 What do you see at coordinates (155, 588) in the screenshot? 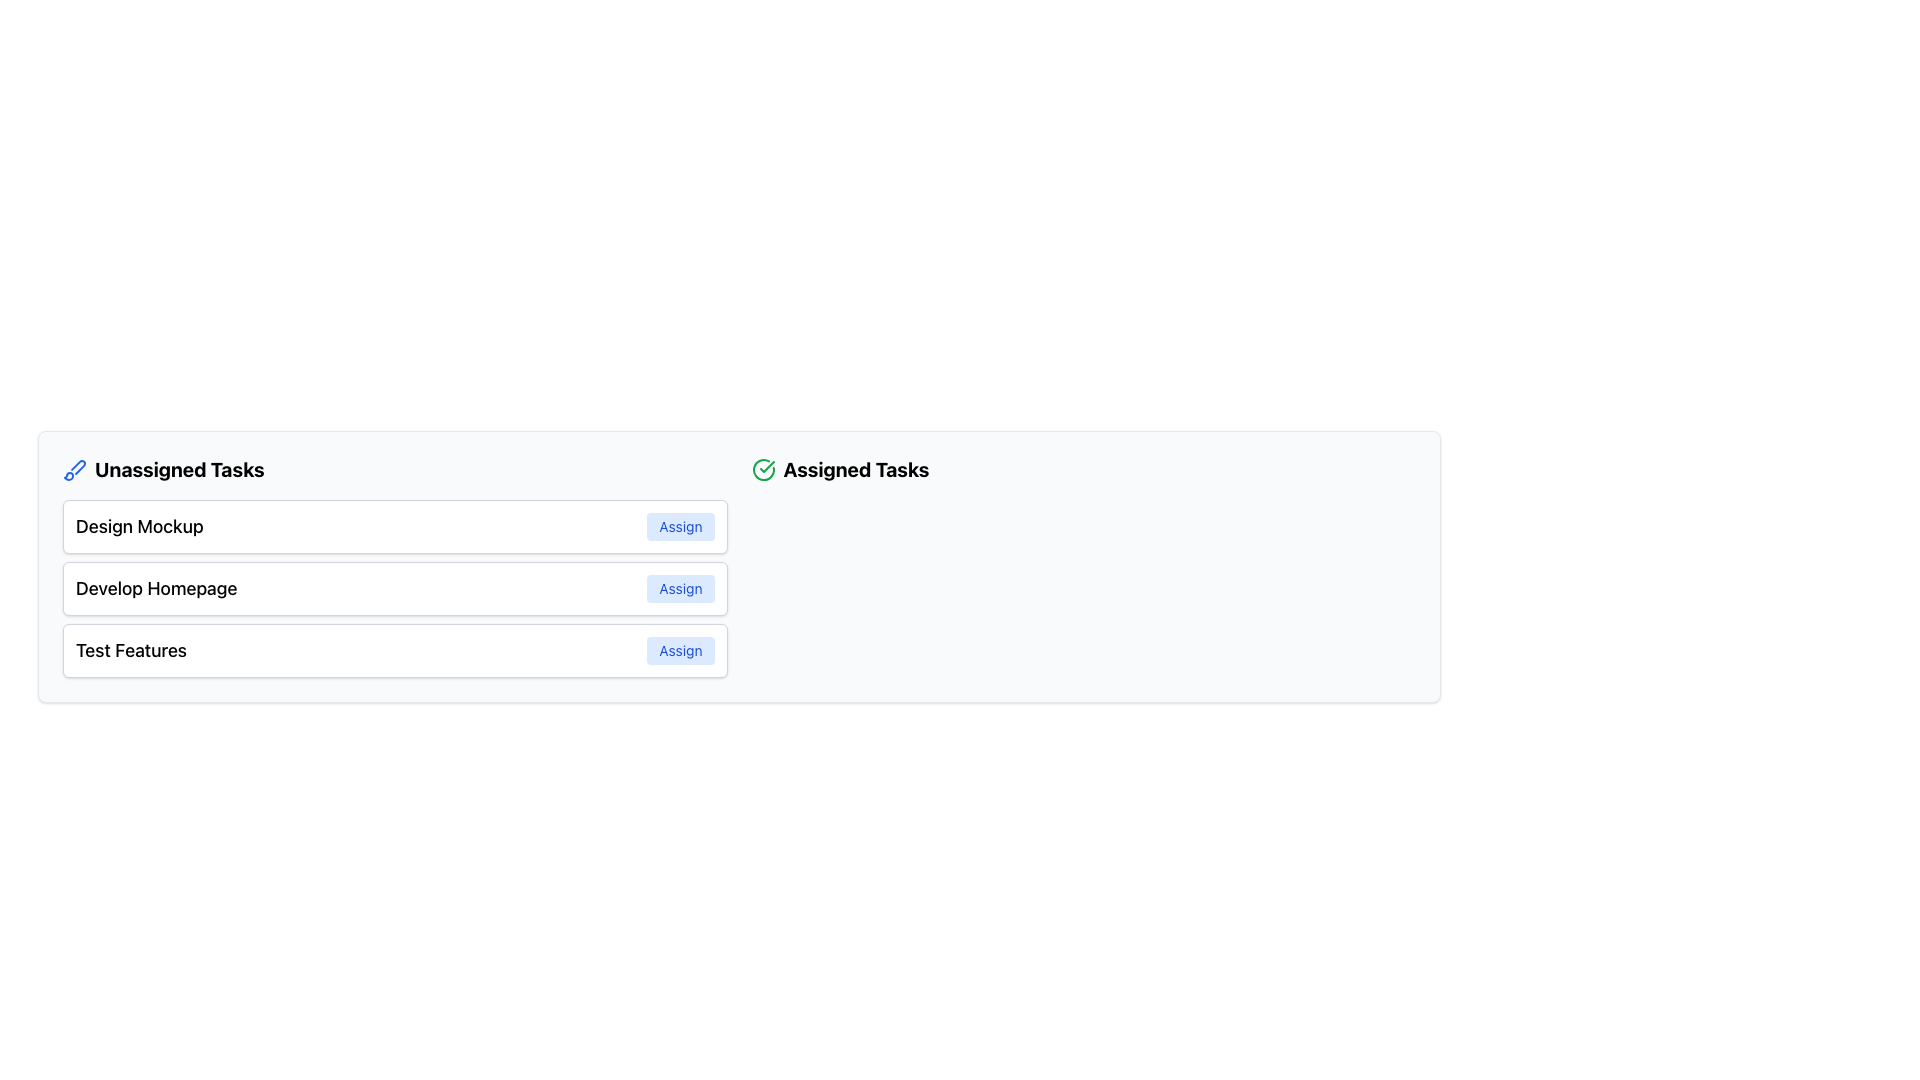
I see `the text label that serves as the title or description of a task within the 'Unassigned Tasks' section, located in the second card of the vertical stack` at bounding box center [155, 588].